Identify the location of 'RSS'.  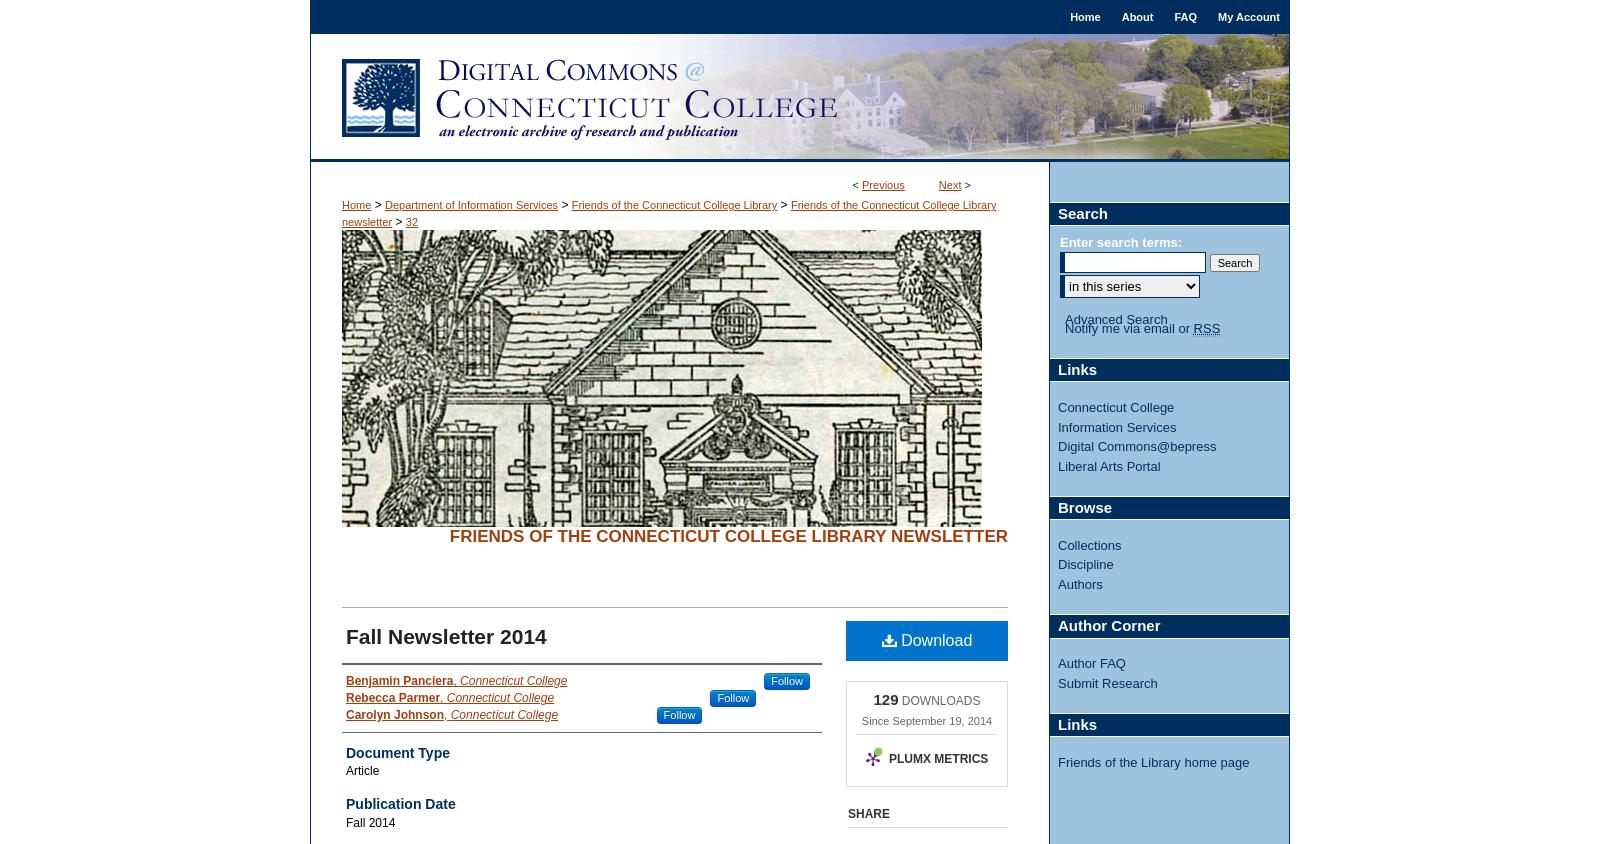
(1192, 327).